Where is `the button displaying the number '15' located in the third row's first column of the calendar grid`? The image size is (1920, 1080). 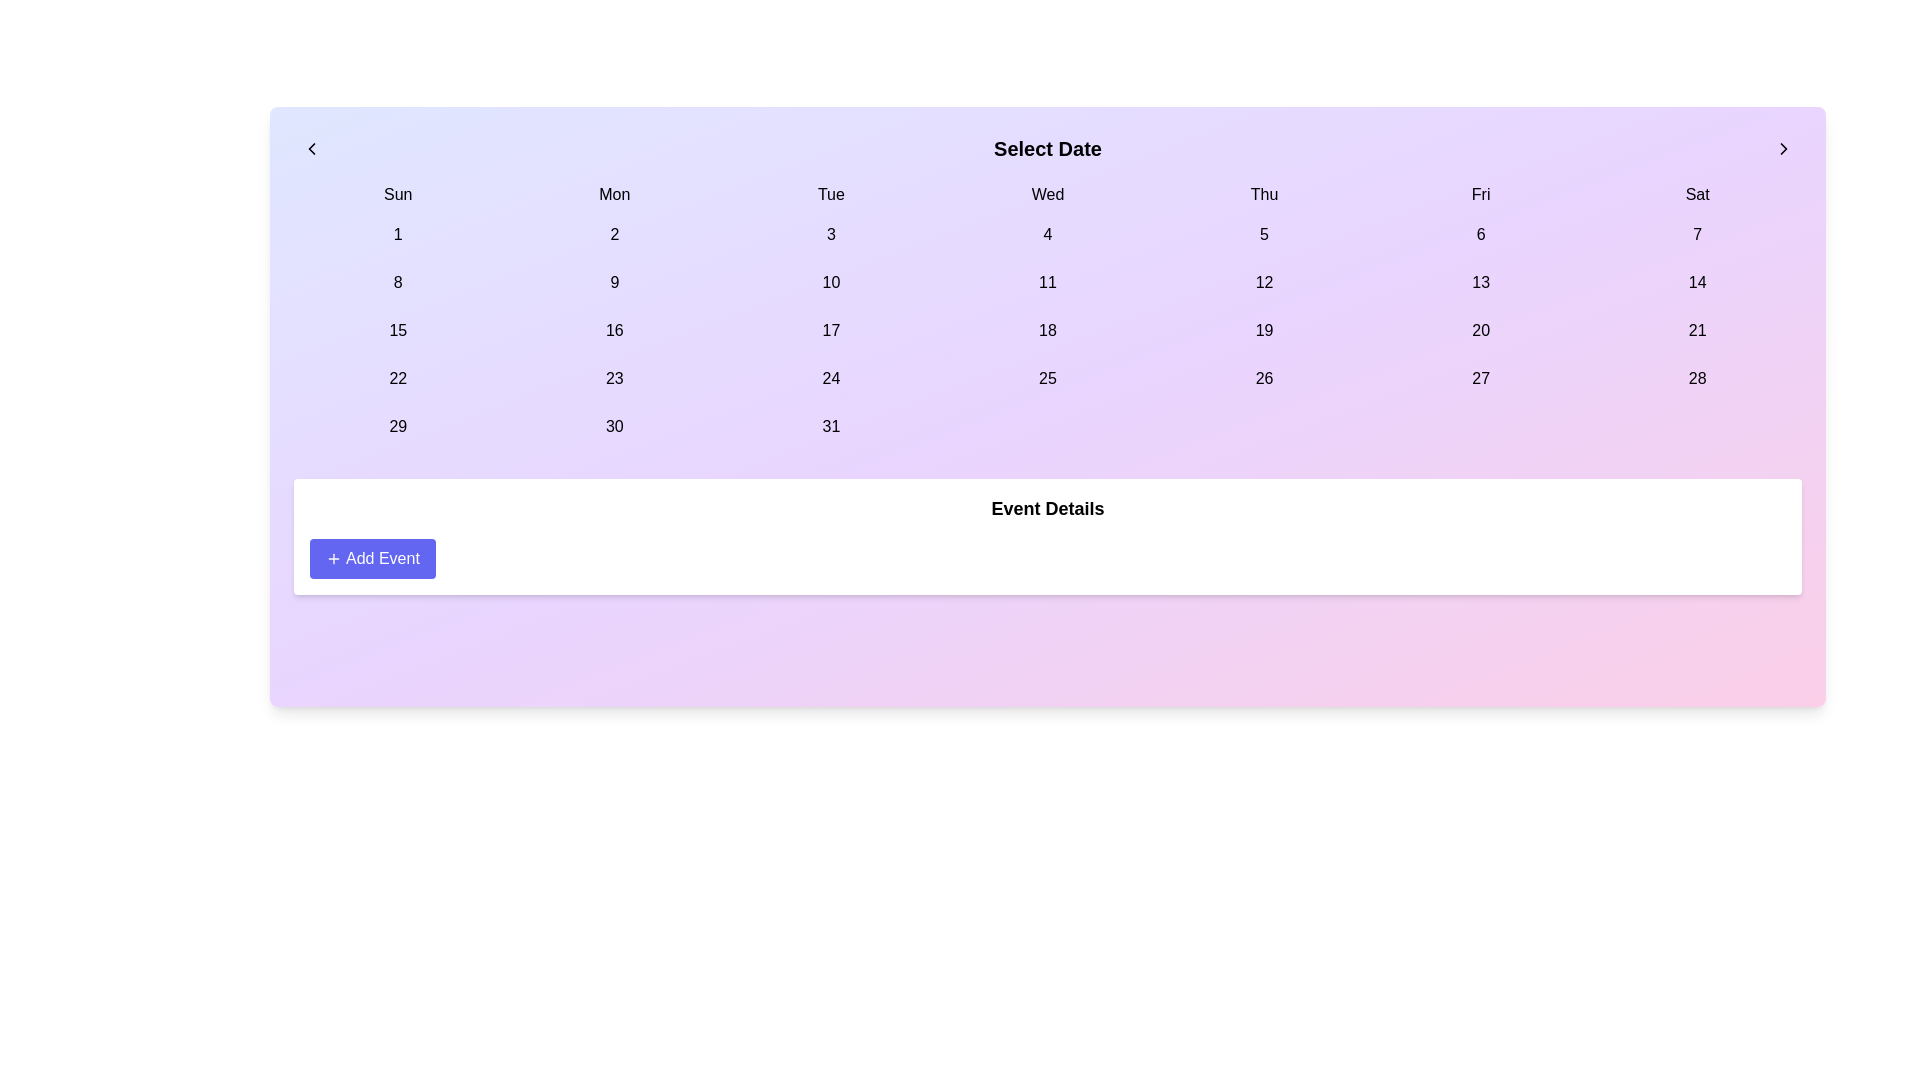 the button displaying the number '15' located in the third row's first column of the calendar grid is located at coordinates (398, 330).